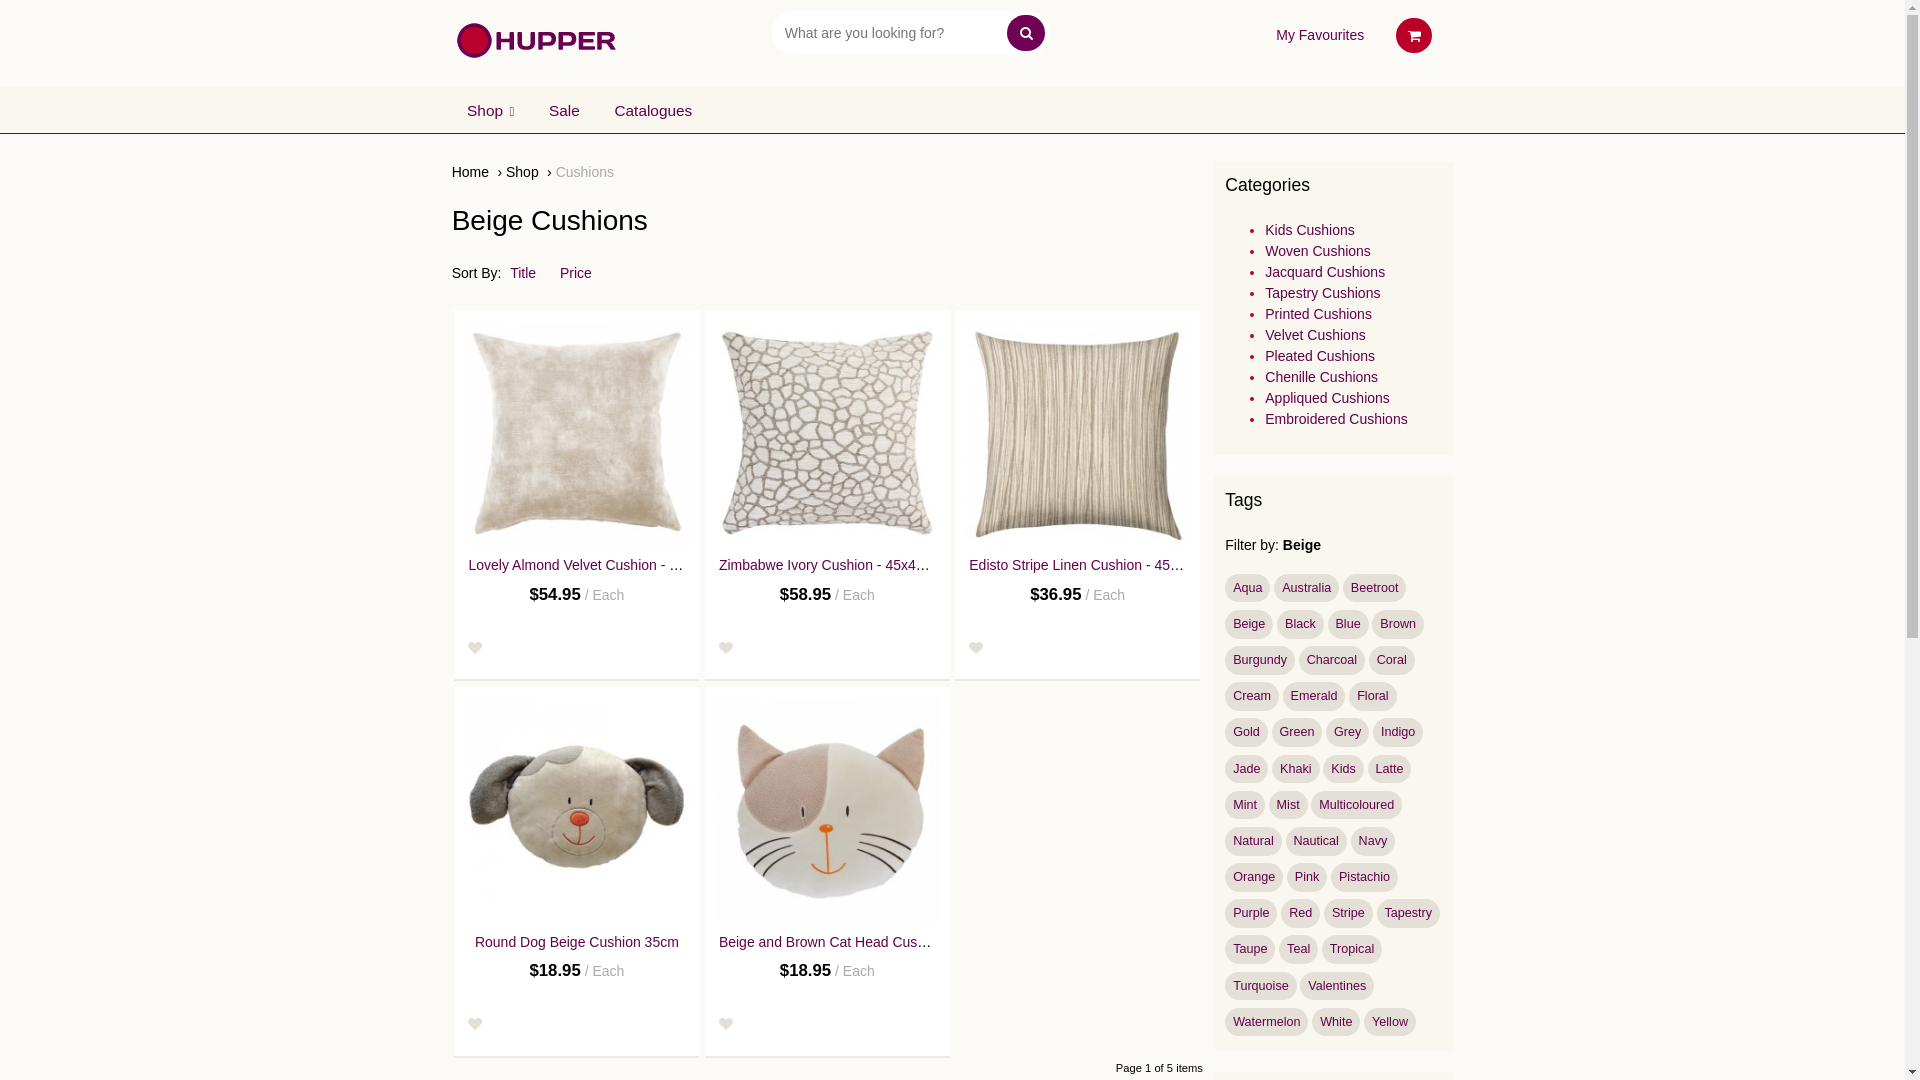  Describe the element at coordinates (1223, 587) in the screenshot. I see `'Aqua'` at that location.